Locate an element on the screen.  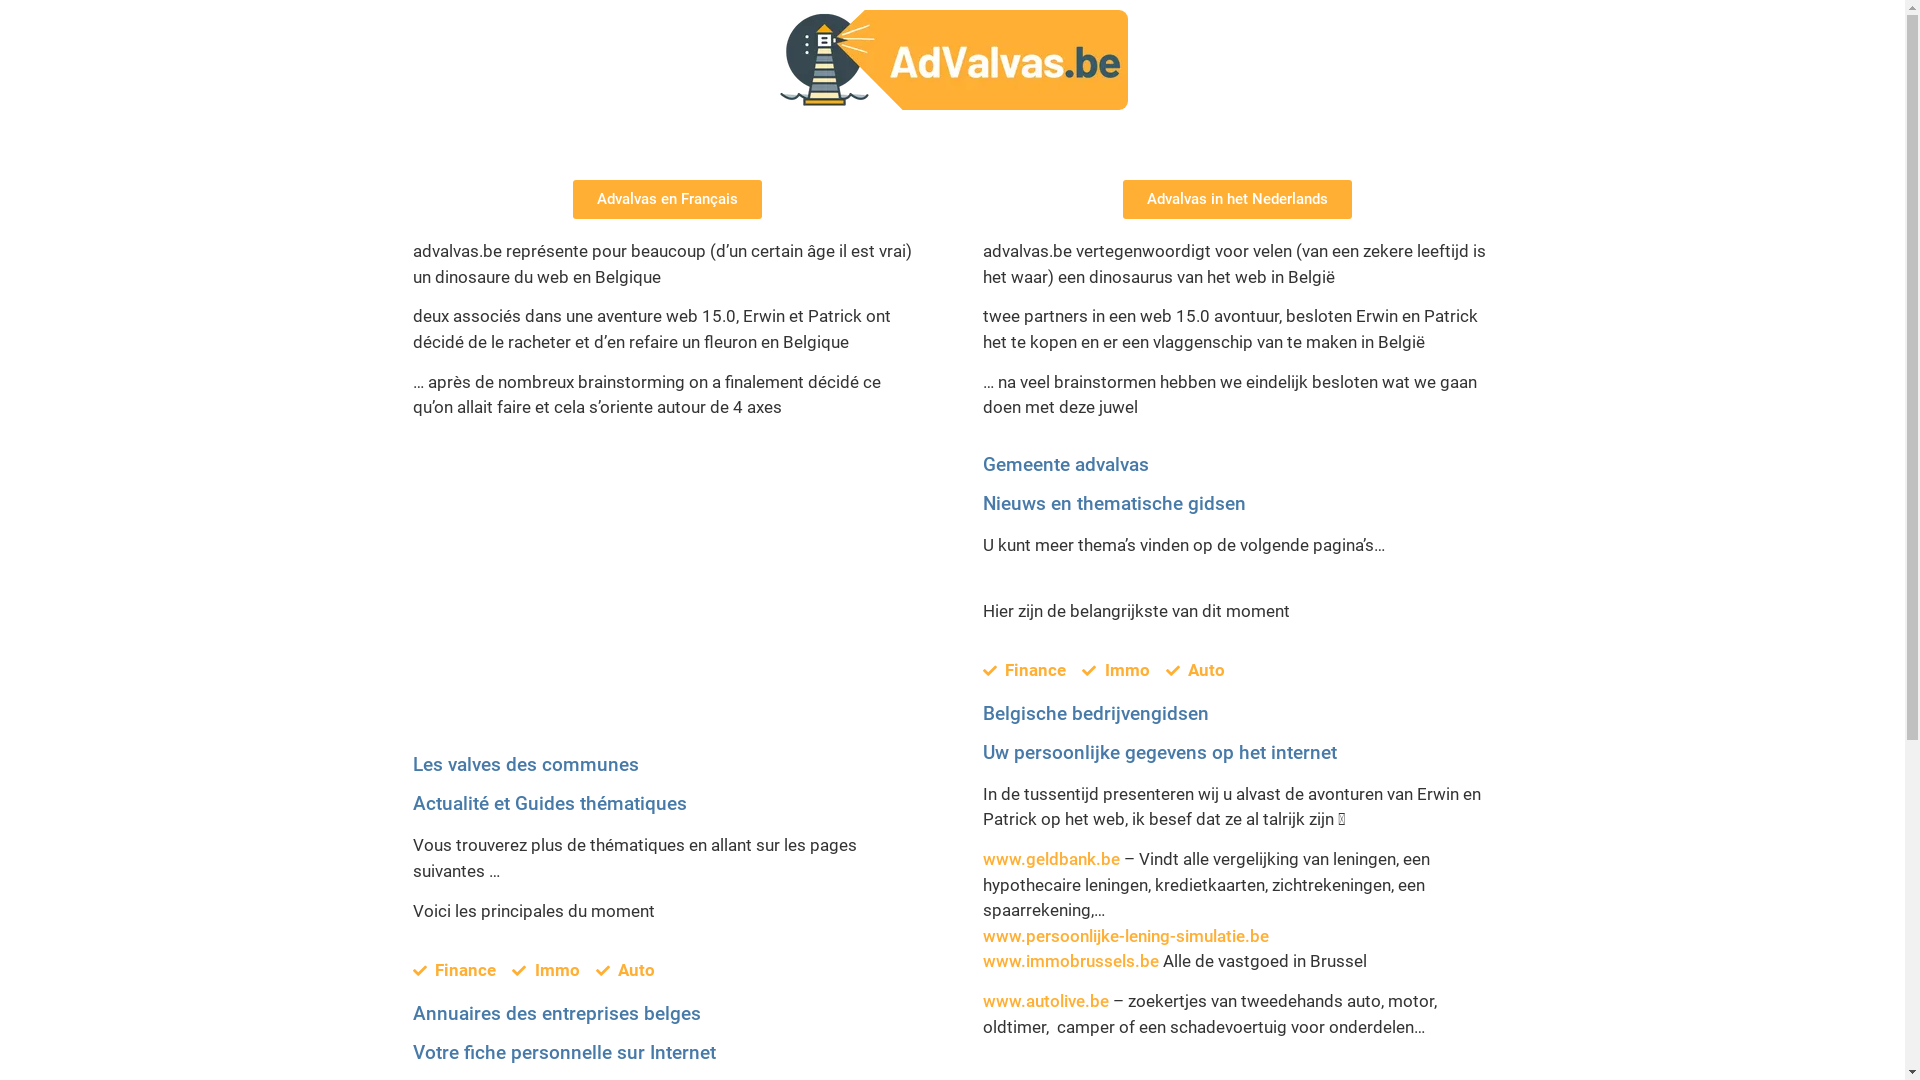
'Finance' is located at coordinates (1023, 671).